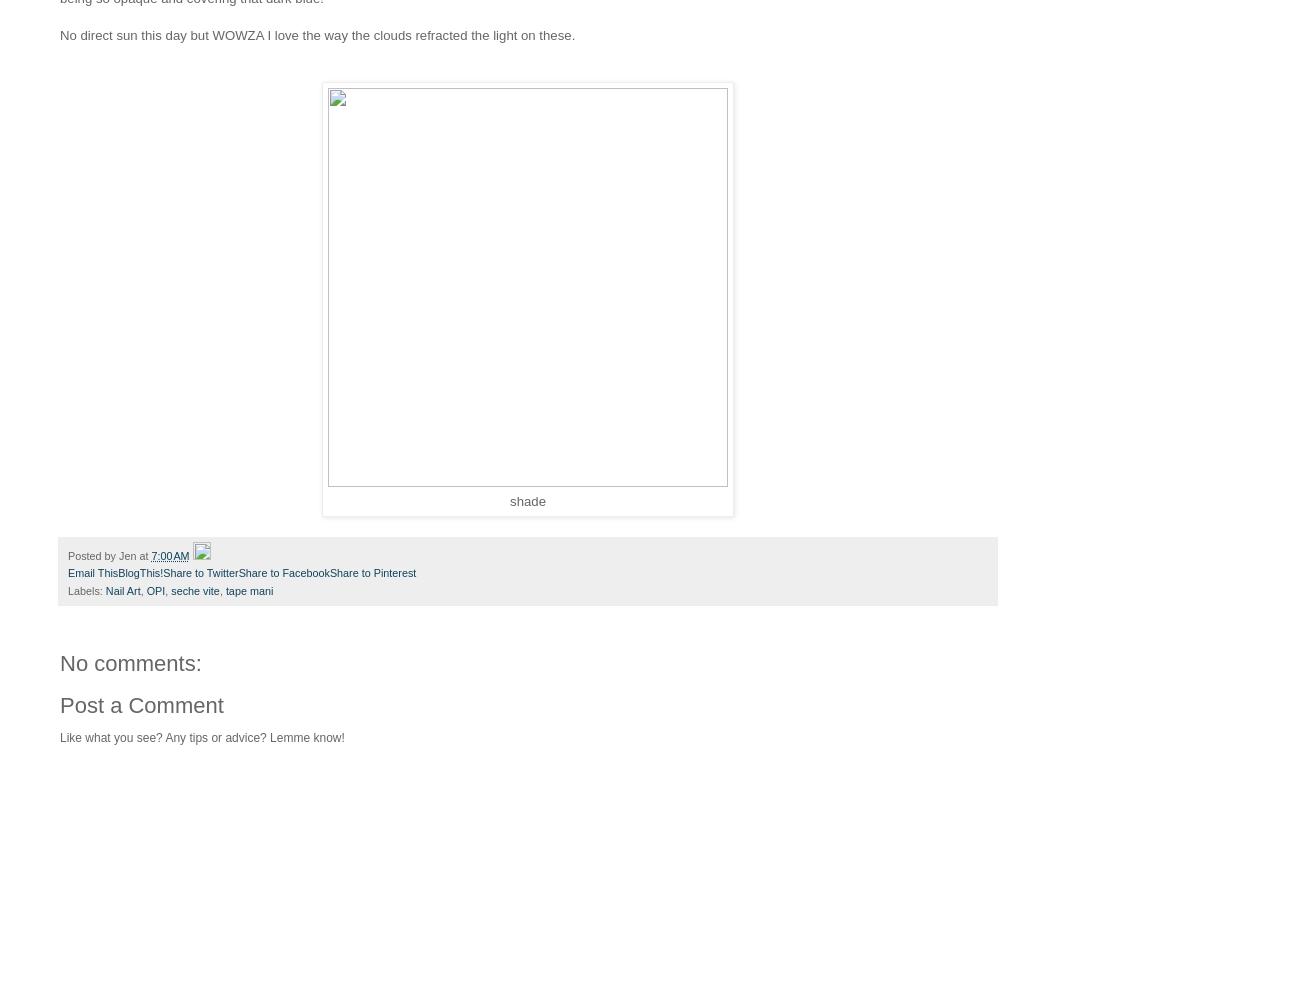  Describe the element at coordinates (316, 34) in the screenshot. I see `'No direct sun this day but WOWZA I love the way the clouds refracted the light on these.'` at that location.